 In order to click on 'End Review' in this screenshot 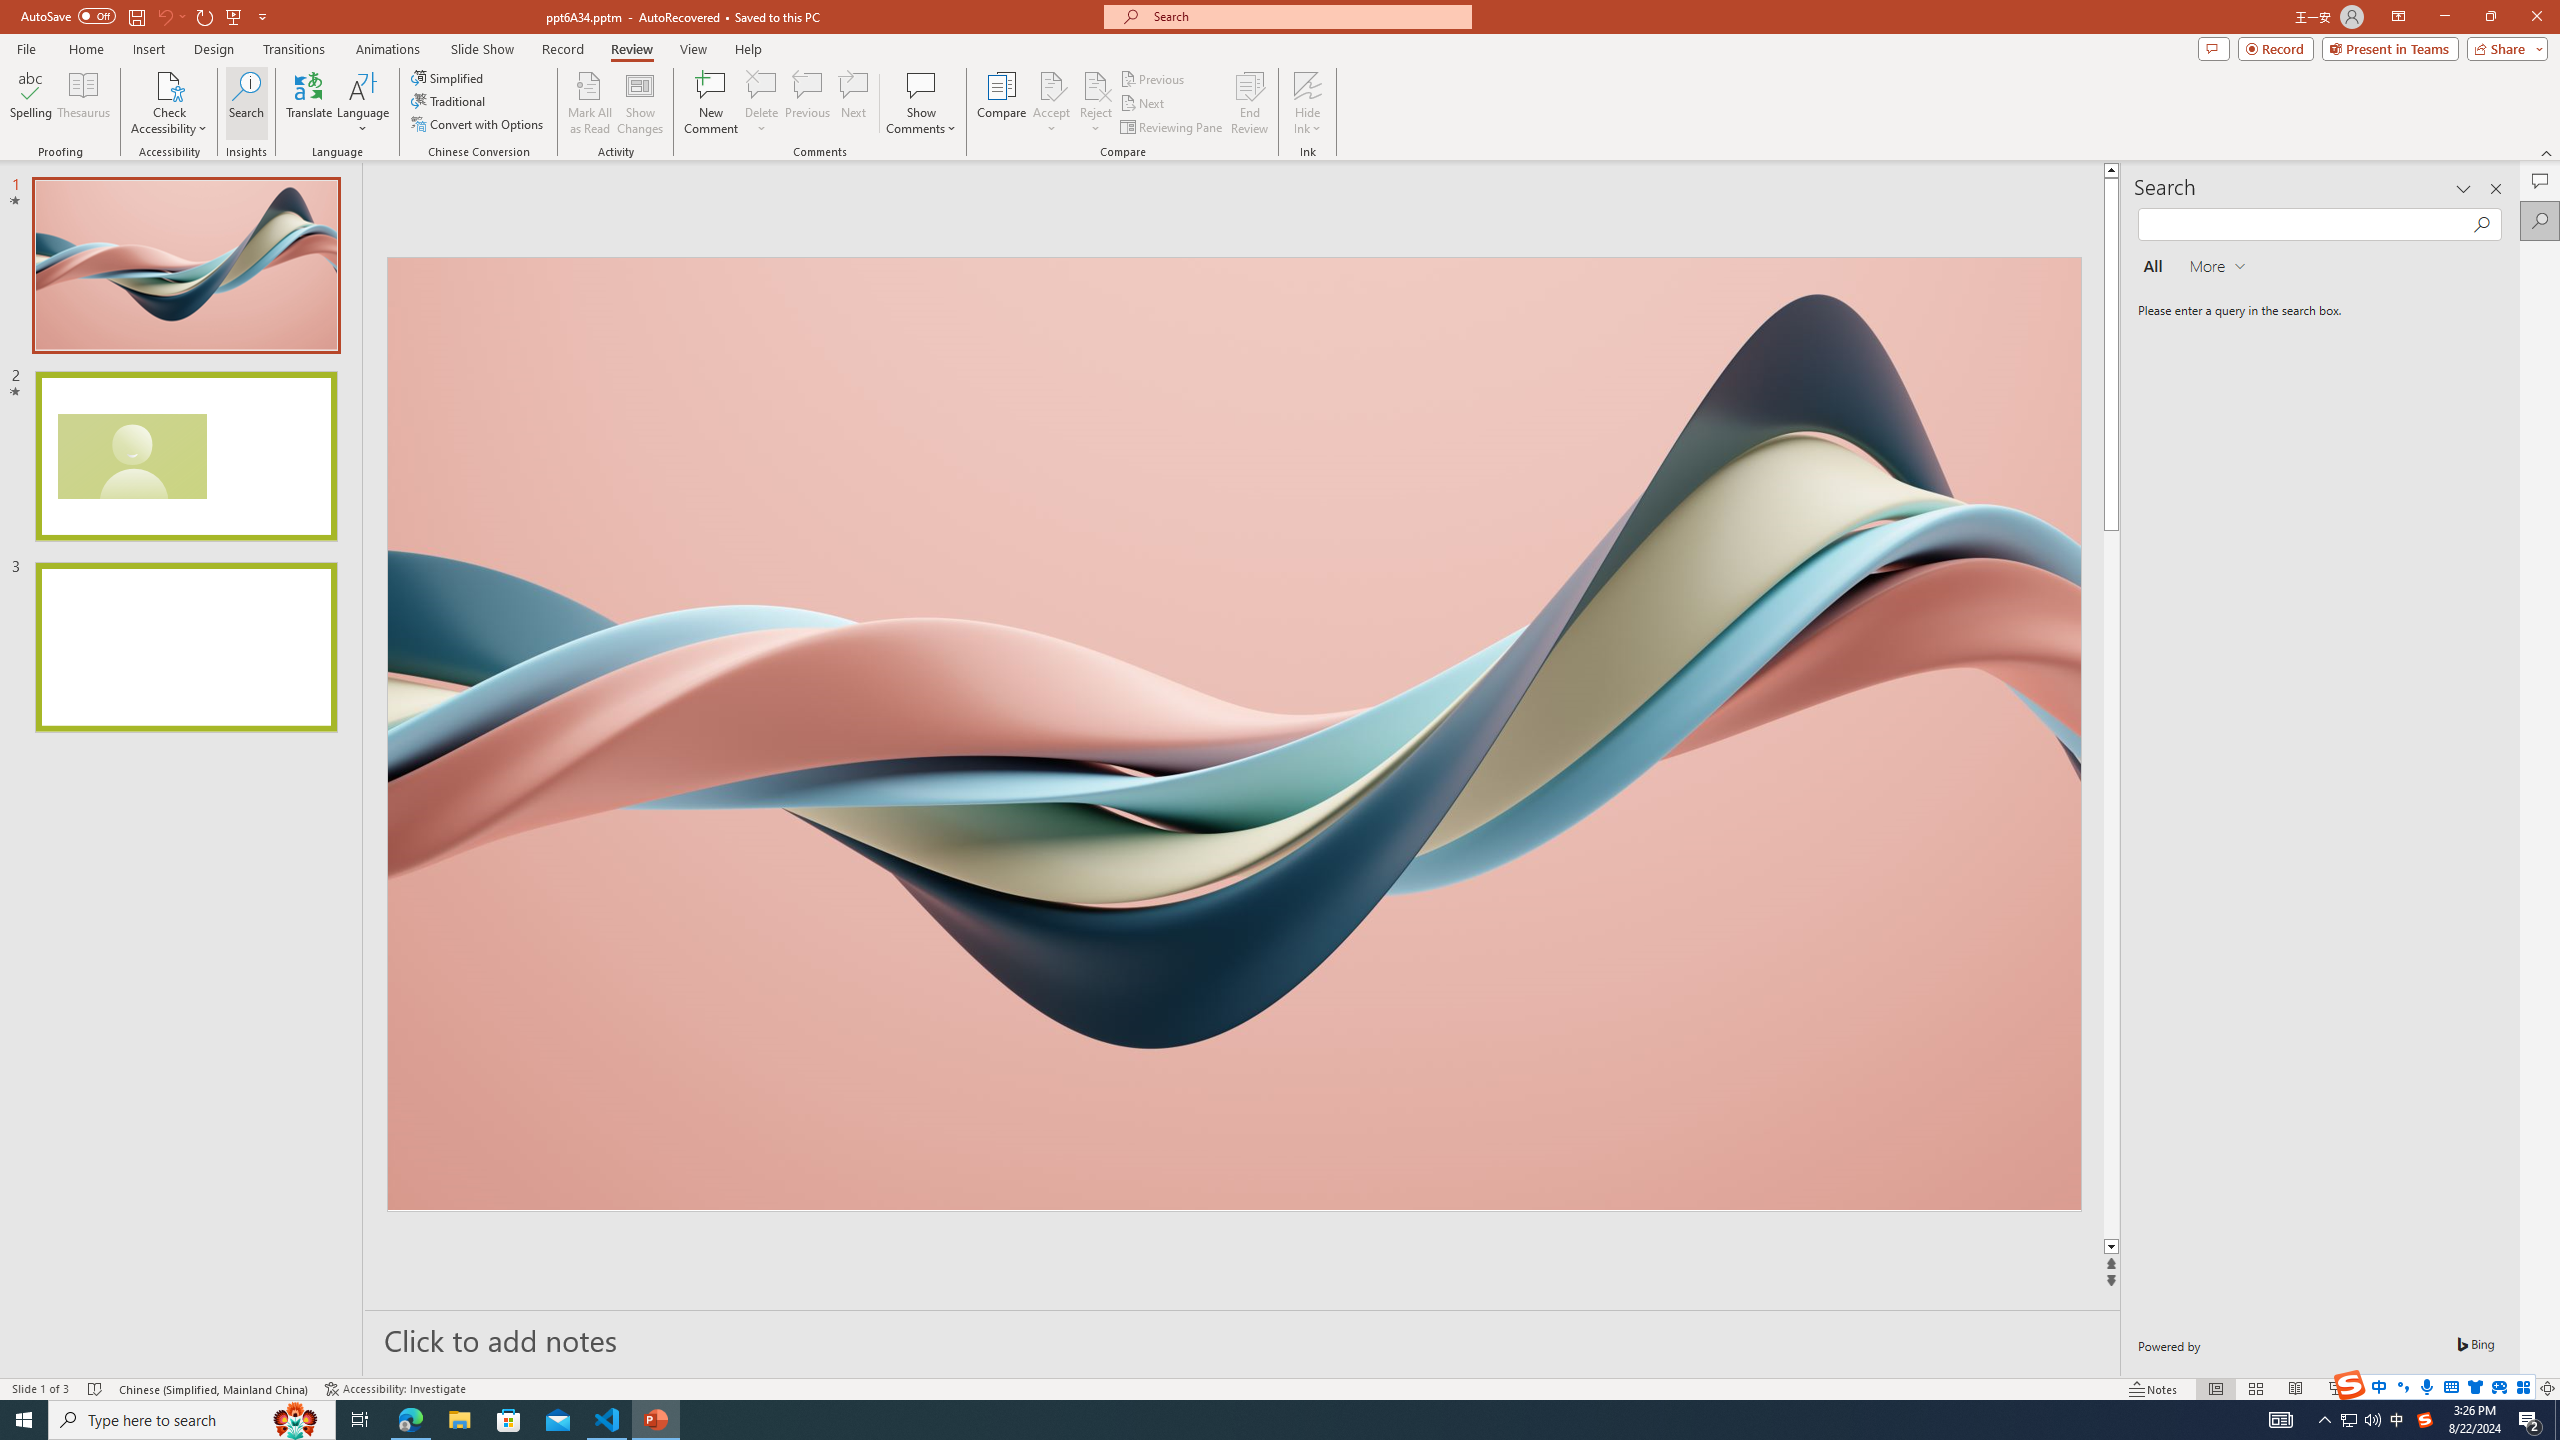, I will do `click(1248, 103)`.